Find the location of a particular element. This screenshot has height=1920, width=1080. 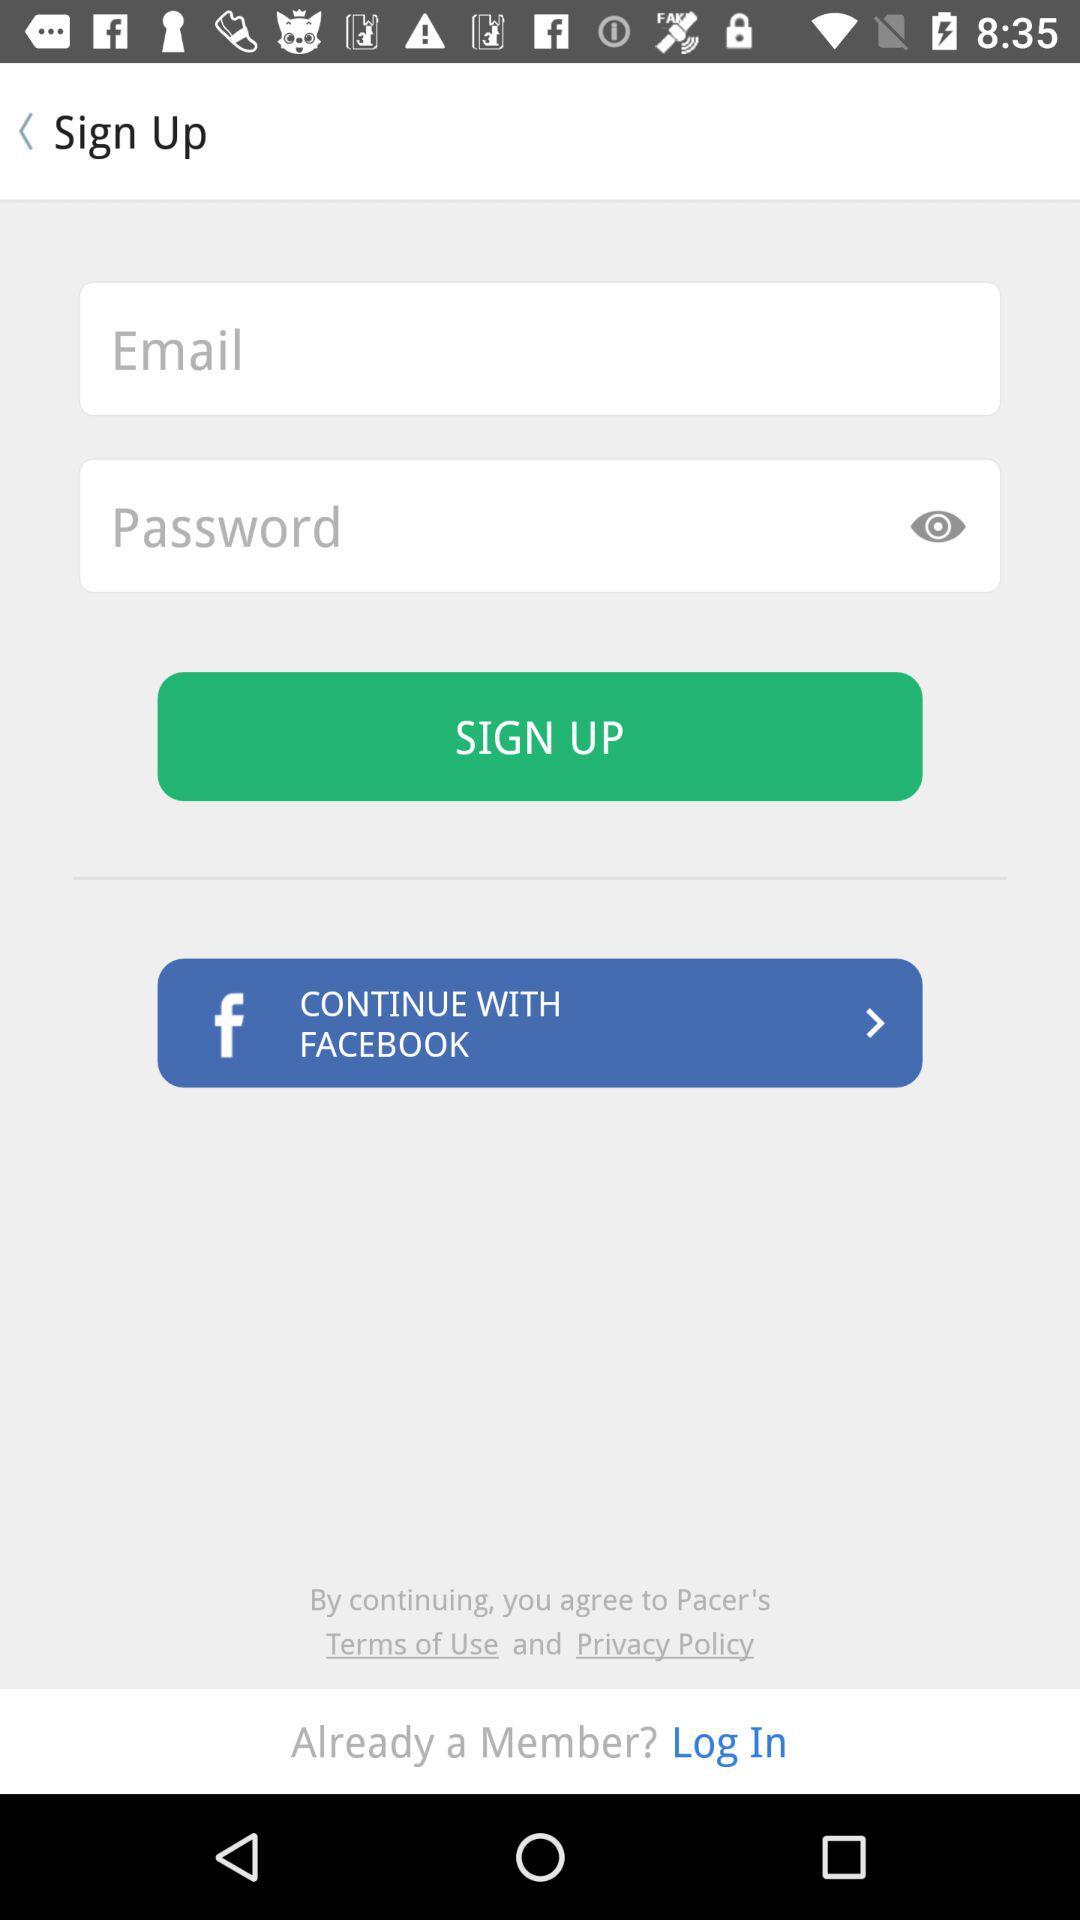

the icon above the already a member? item is located at coordinates (418, 1643).